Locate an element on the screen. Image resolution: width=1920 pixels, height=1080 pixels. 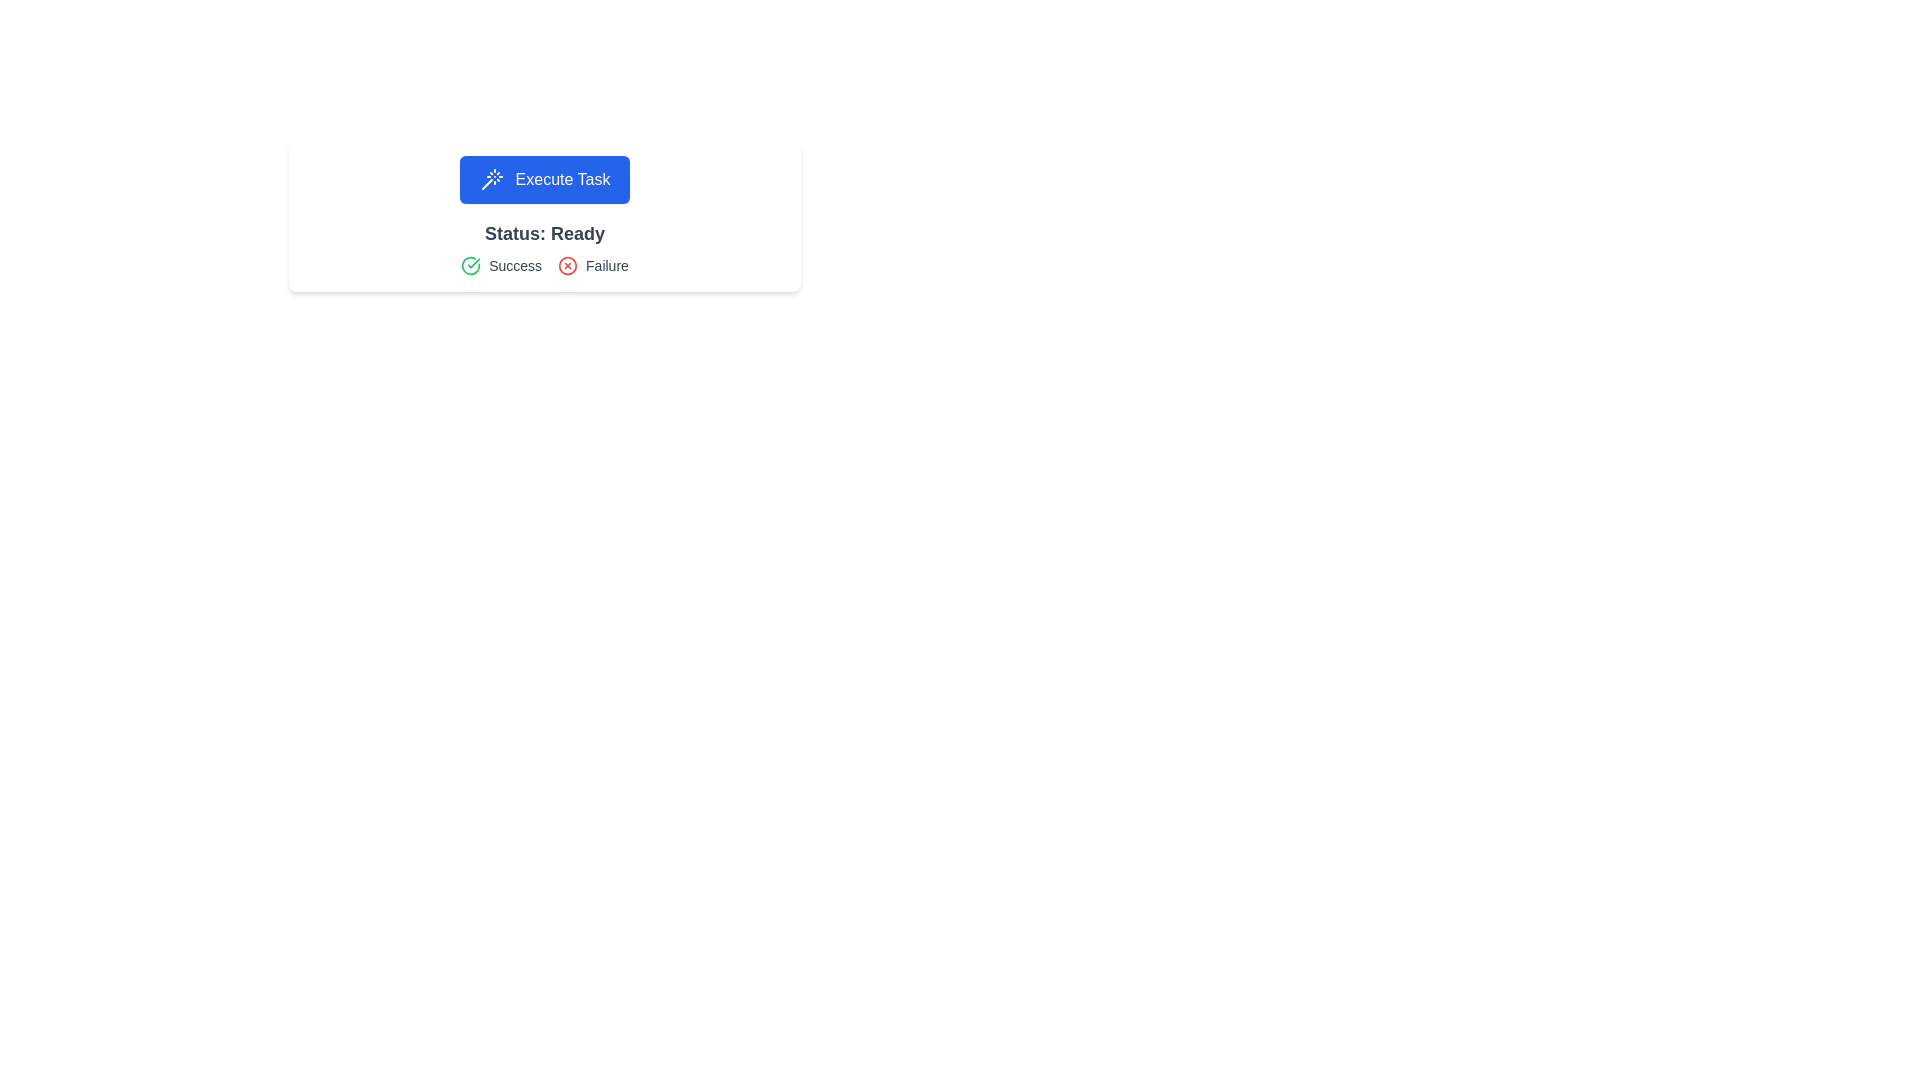
the blue 'Execute Task' button with white text and a magic wand icon is located at coordinates (545, 180).